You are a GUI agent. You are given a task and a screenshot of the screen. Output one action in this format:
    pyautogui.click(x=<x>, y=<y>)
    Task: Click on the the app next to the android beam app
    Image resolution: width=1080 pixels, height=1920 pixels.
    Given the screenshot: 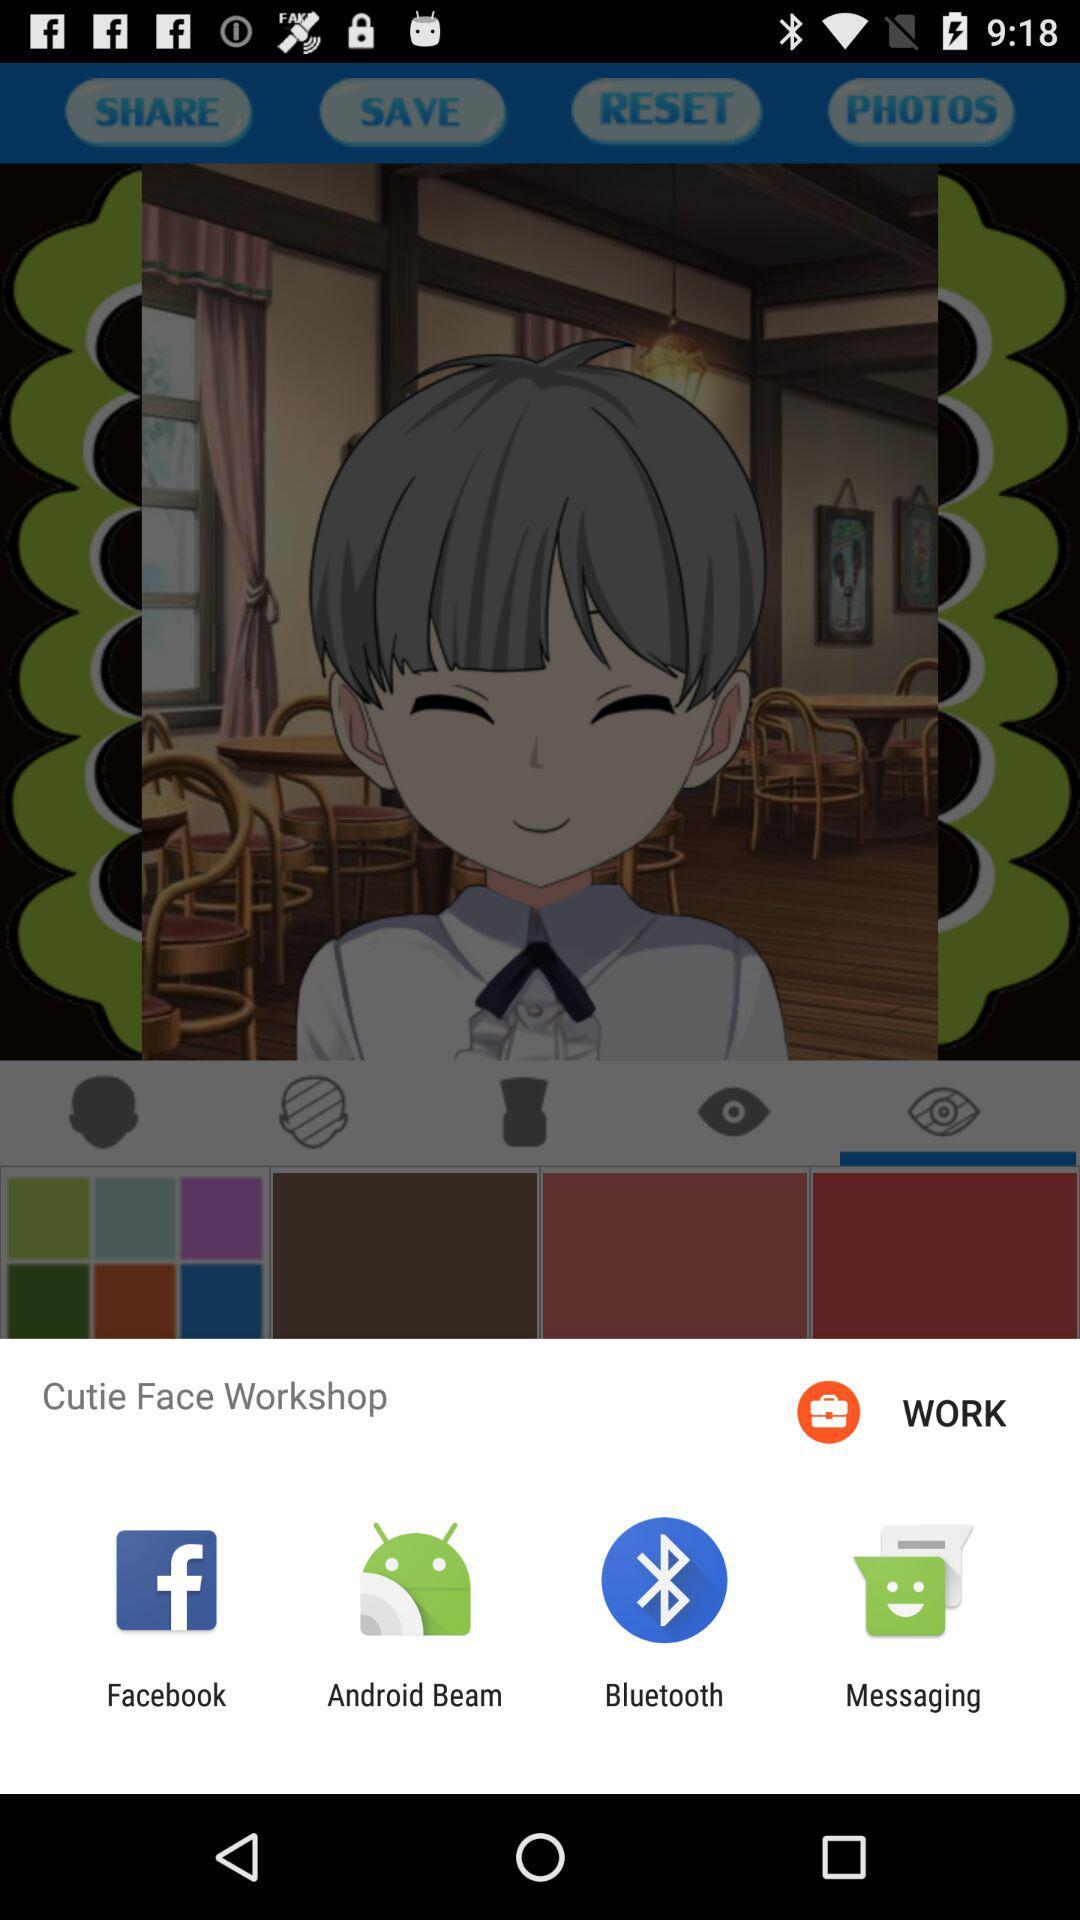 What is the action you would take?
    pyautogui.click(x=165, y=1711)
    